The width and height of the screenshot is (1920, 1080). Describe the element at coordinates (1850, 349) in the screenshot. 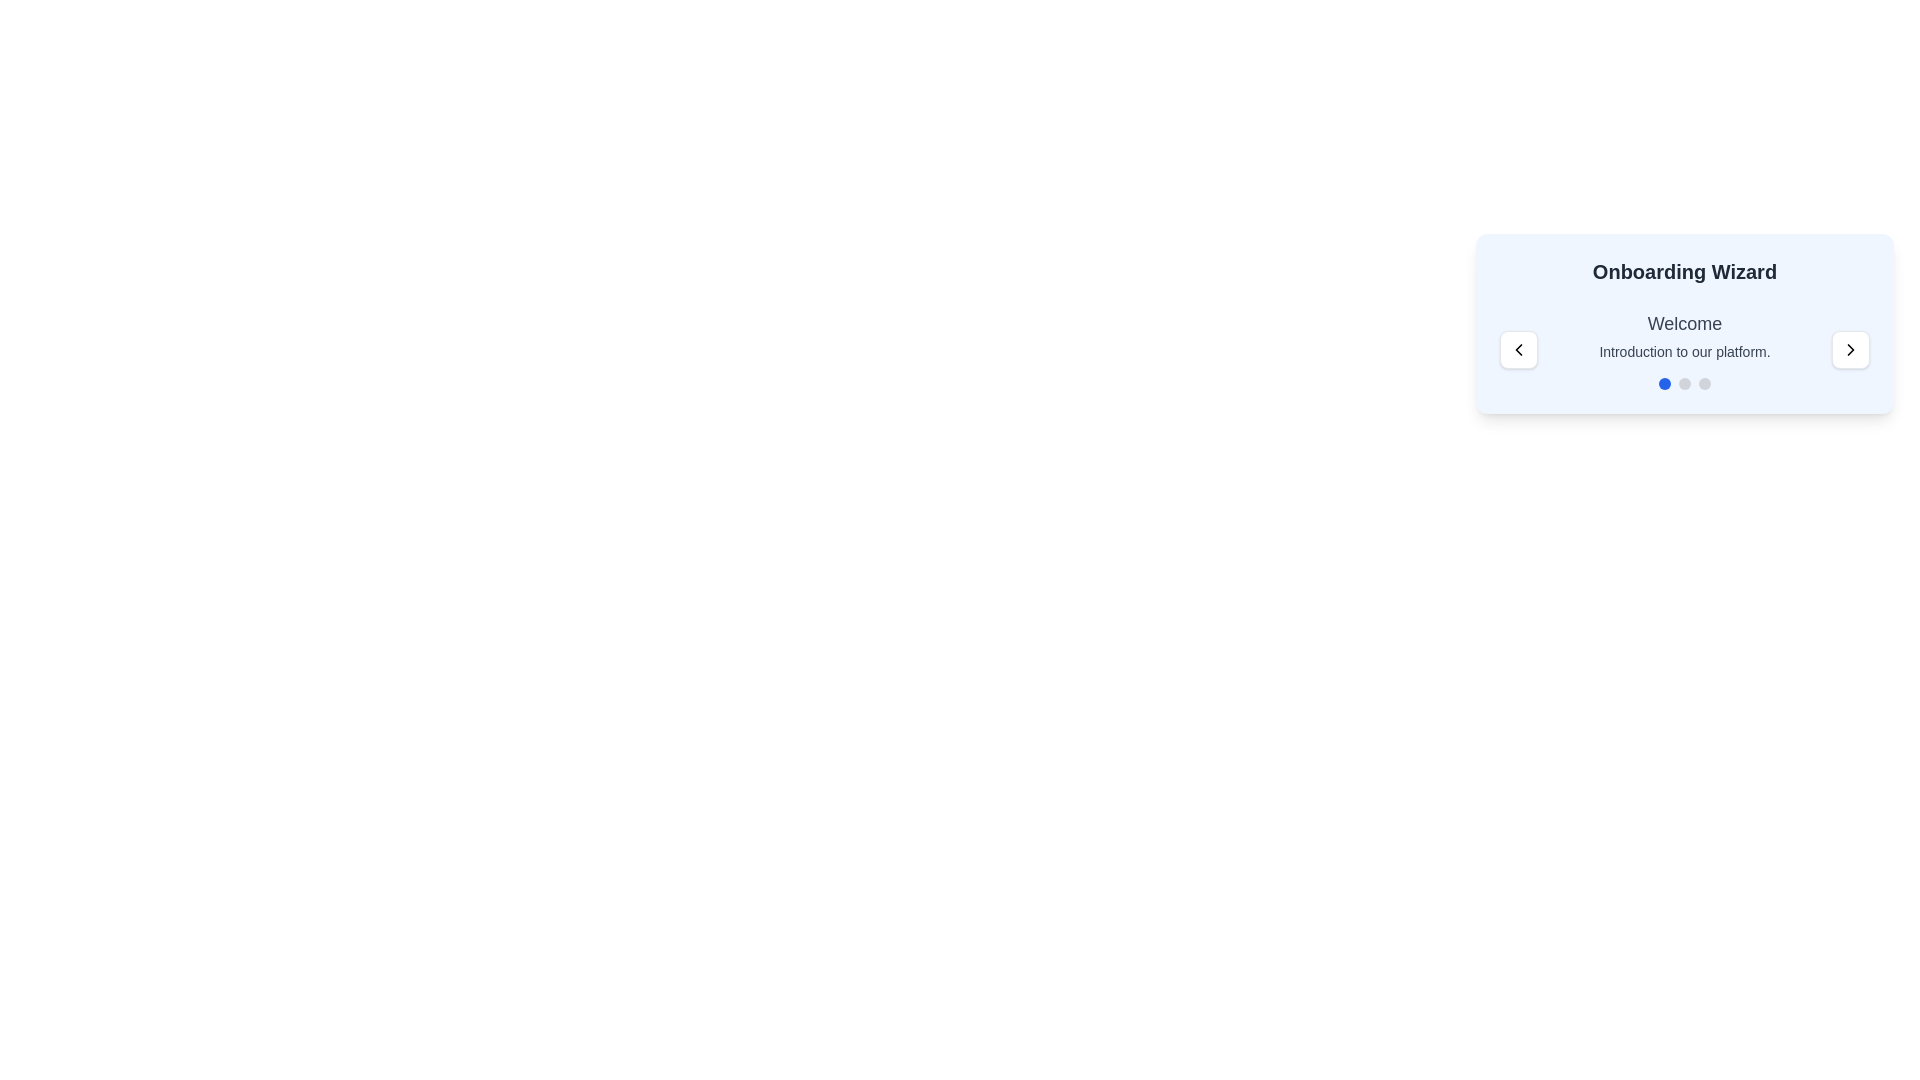

I see `the right-pointing chevron arrow located within the circular button of the navigation panel in the 'Onboarding Wizard' section to advance to the next page` at that location.